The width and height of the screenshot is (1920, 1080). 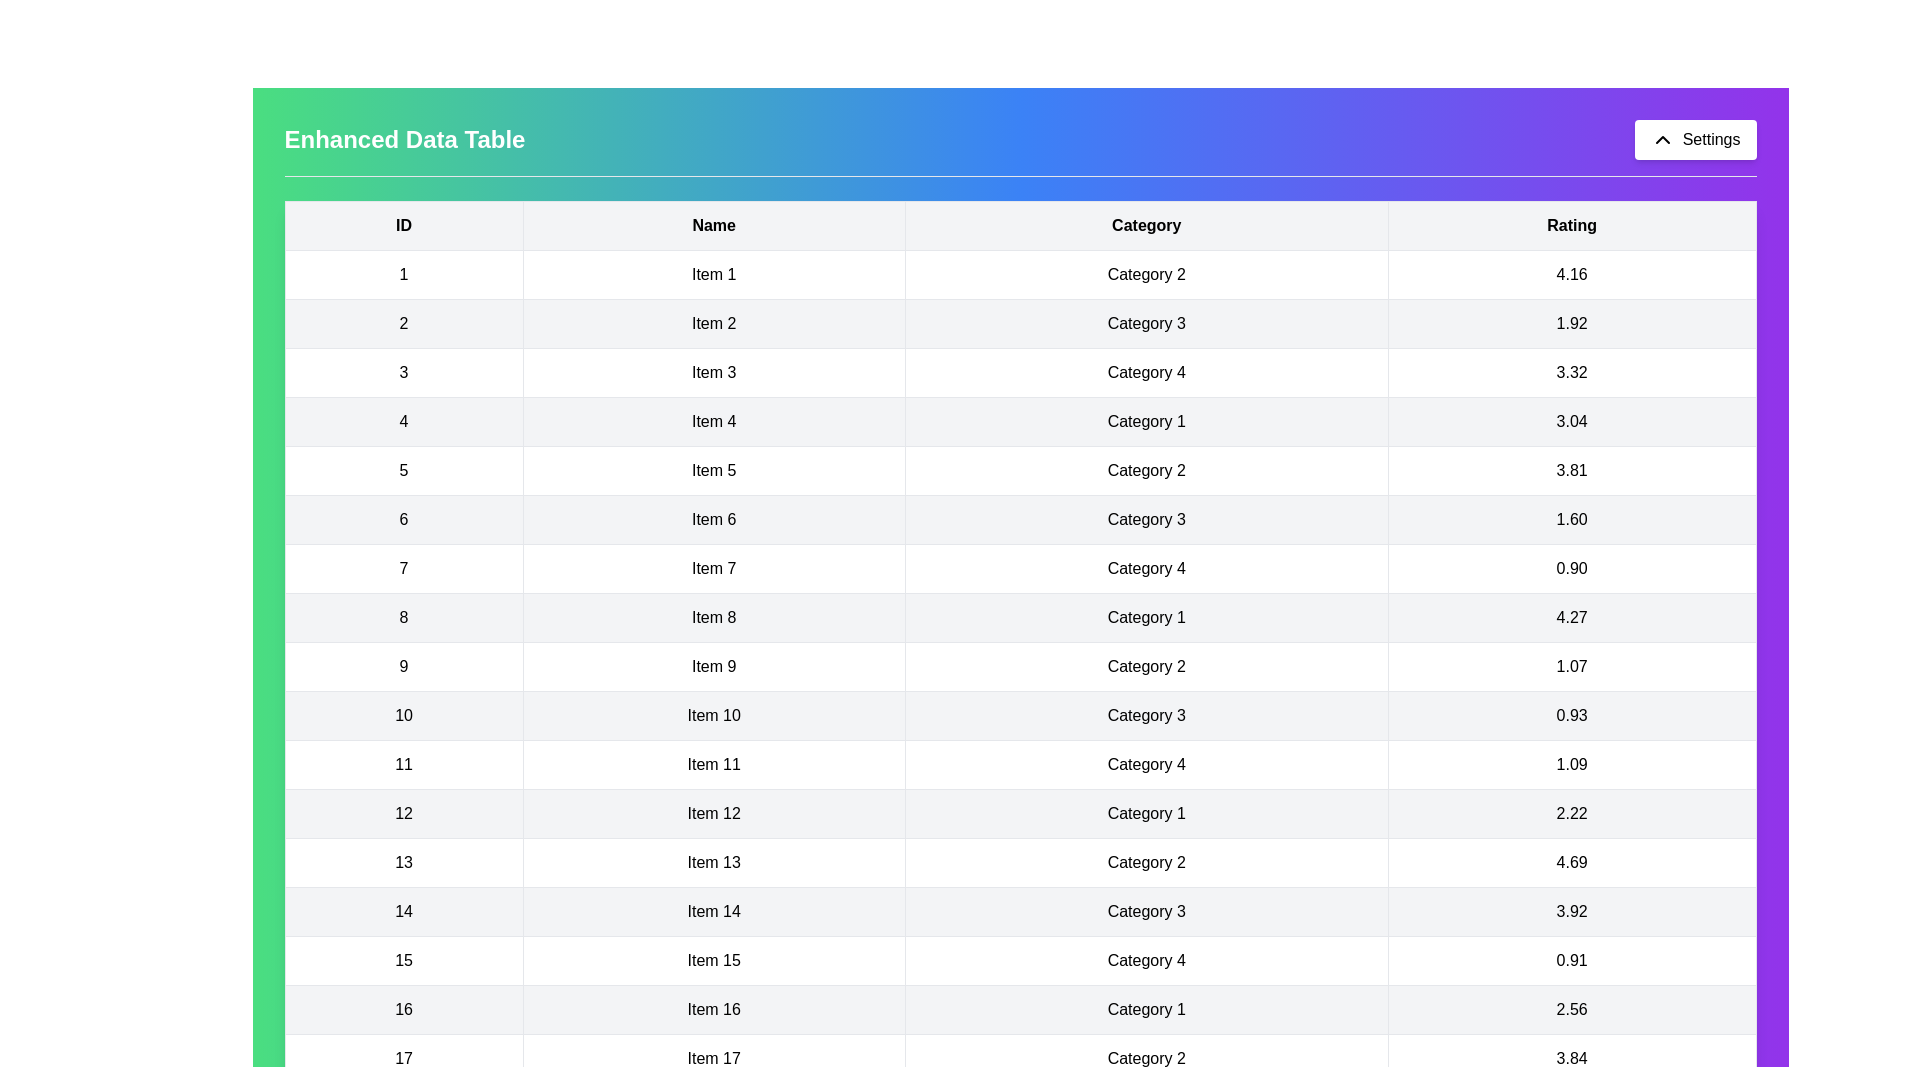 I want to click on the table header Rating to examine it, so click(x=1571, y=225).